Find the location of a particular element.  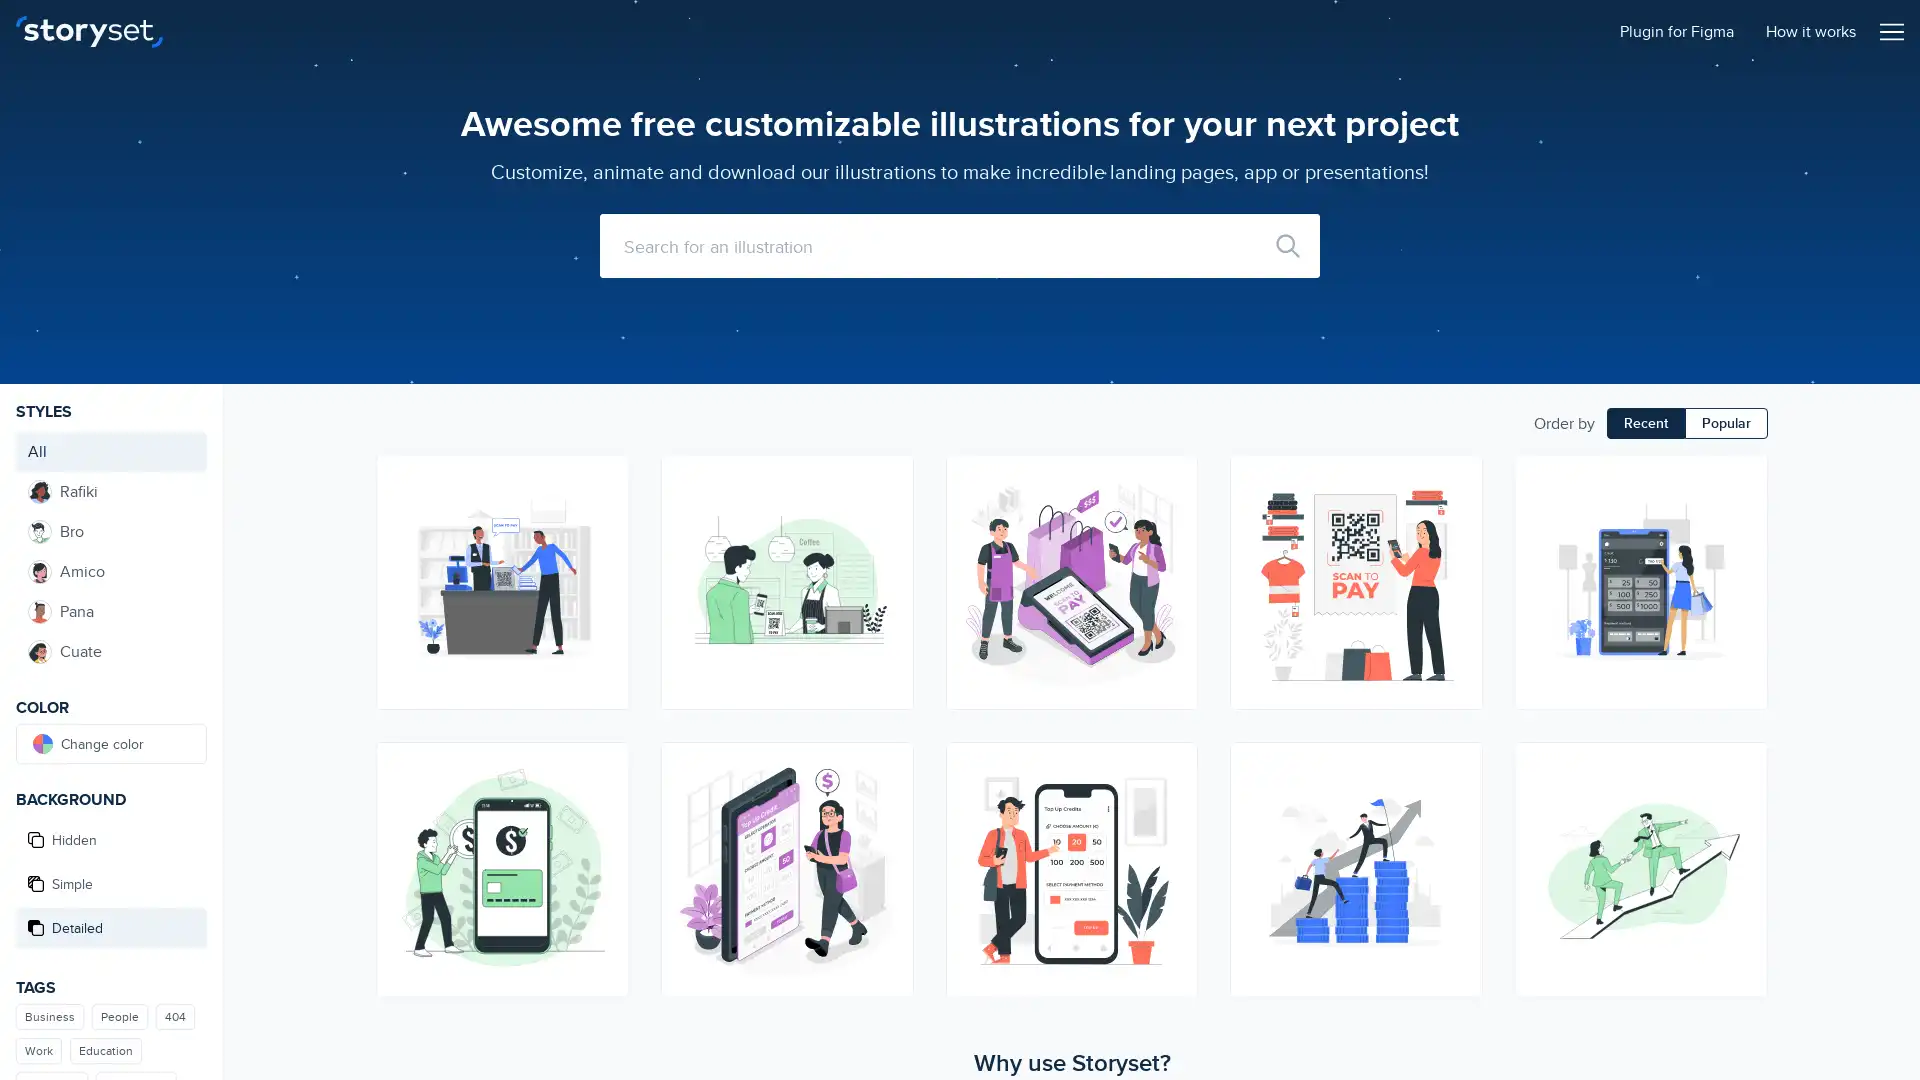

Search button is located at coordinates (1287, 245).